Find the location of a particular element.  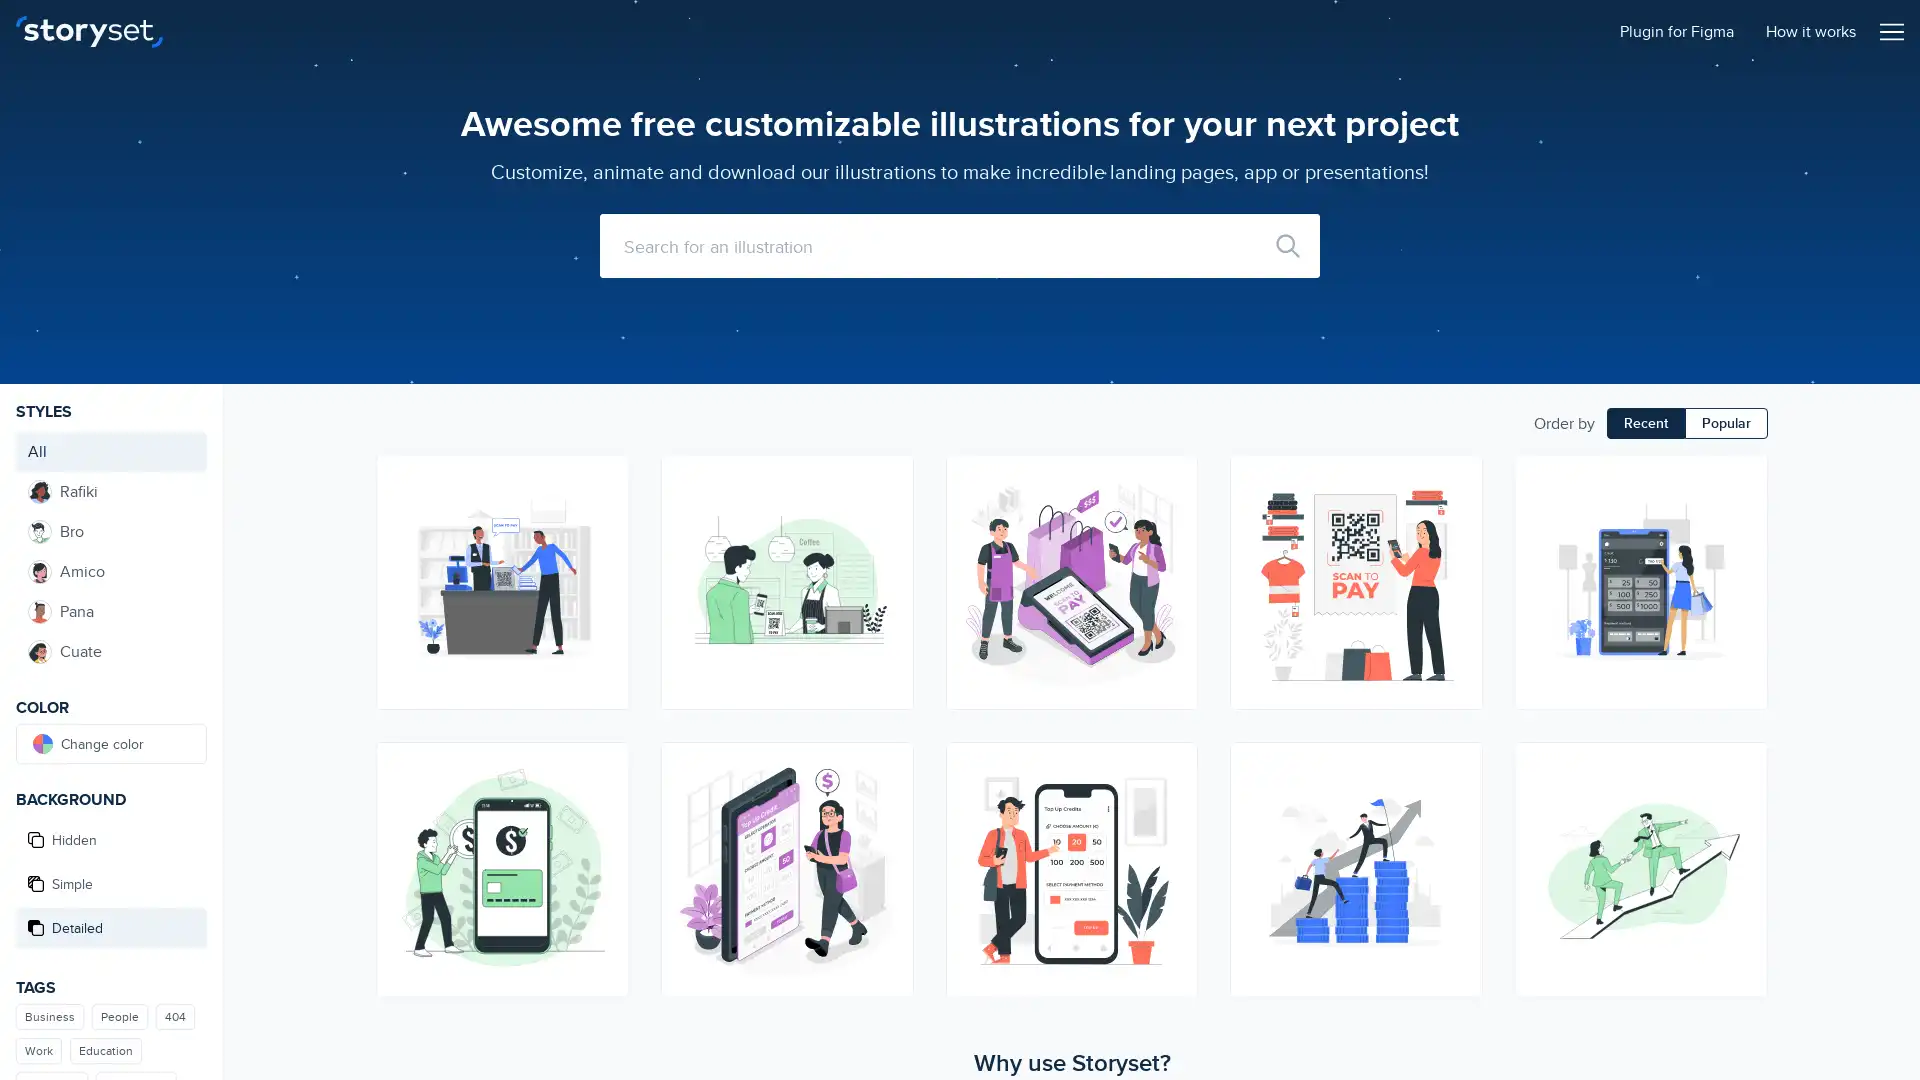

Search button is located at coordinates (1287, 245).